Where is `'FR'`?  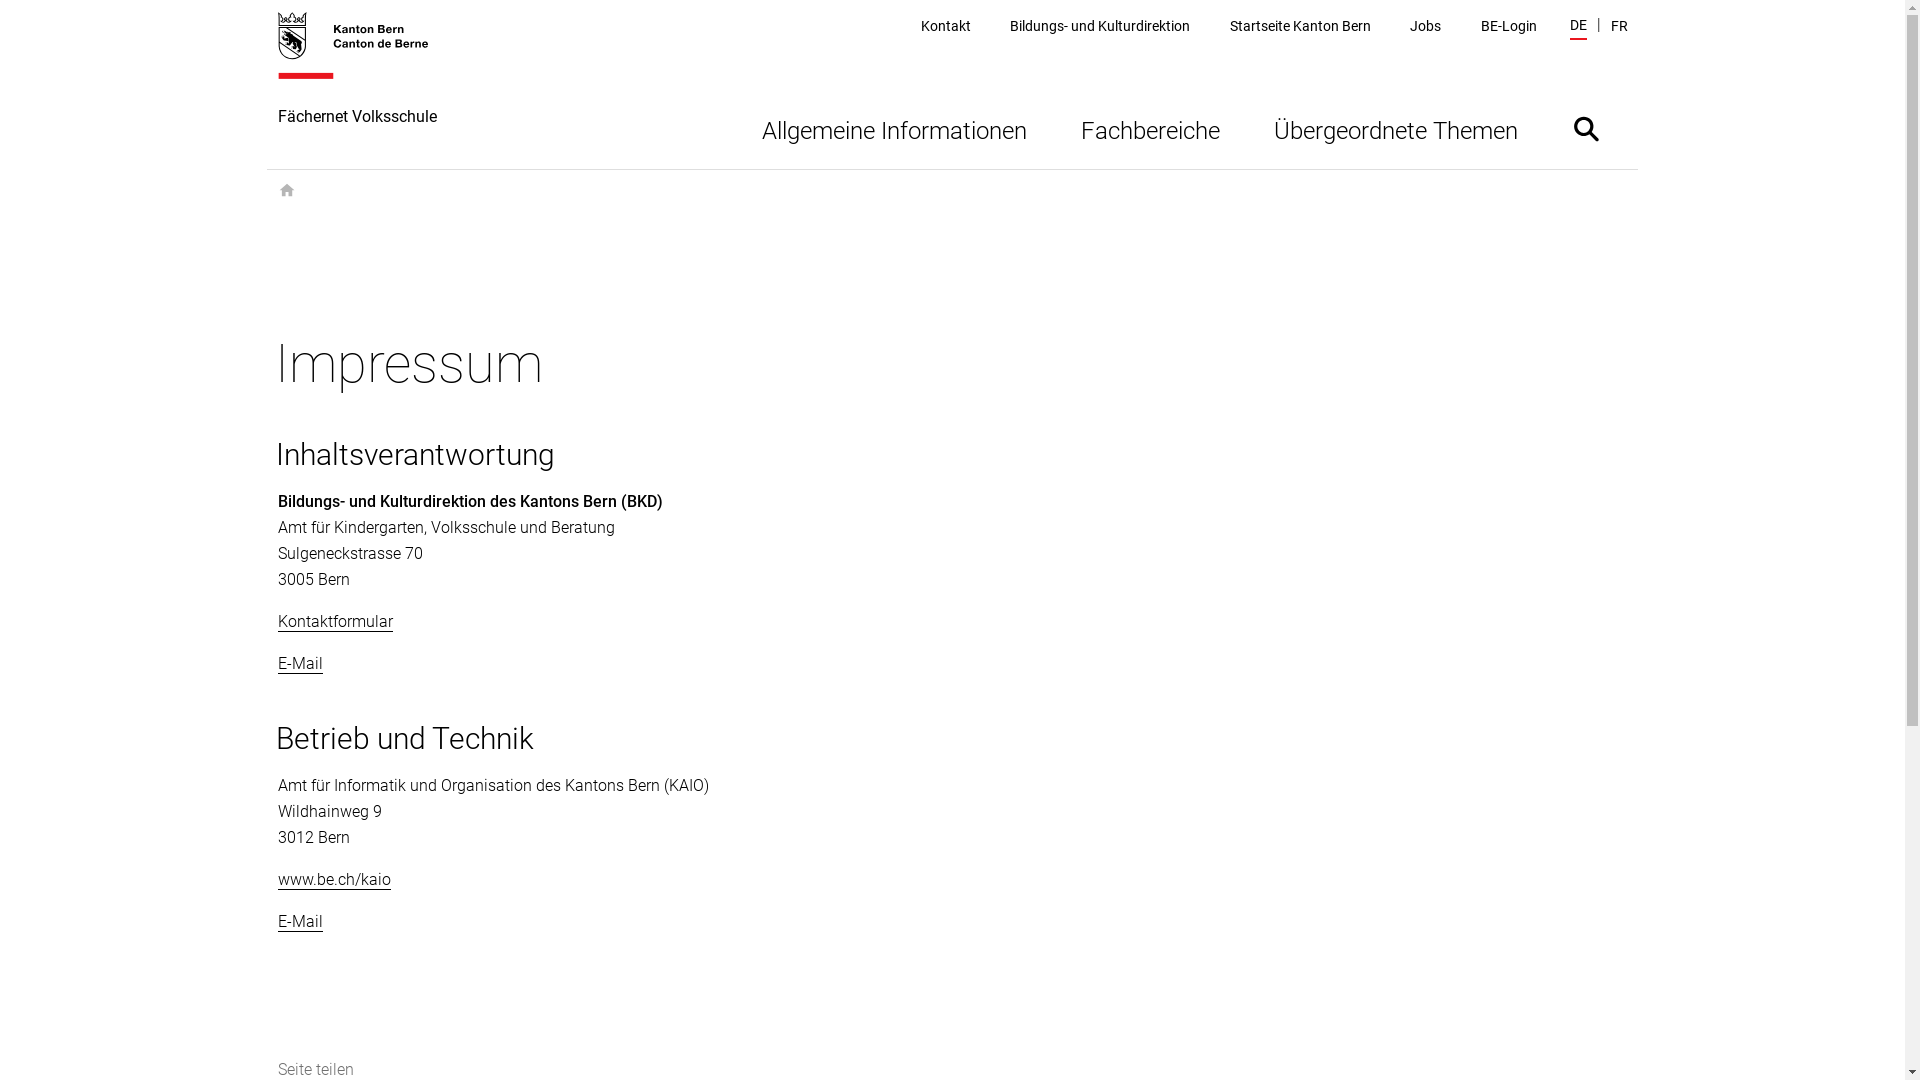 'FR' is located at coordinates (1618, 26).